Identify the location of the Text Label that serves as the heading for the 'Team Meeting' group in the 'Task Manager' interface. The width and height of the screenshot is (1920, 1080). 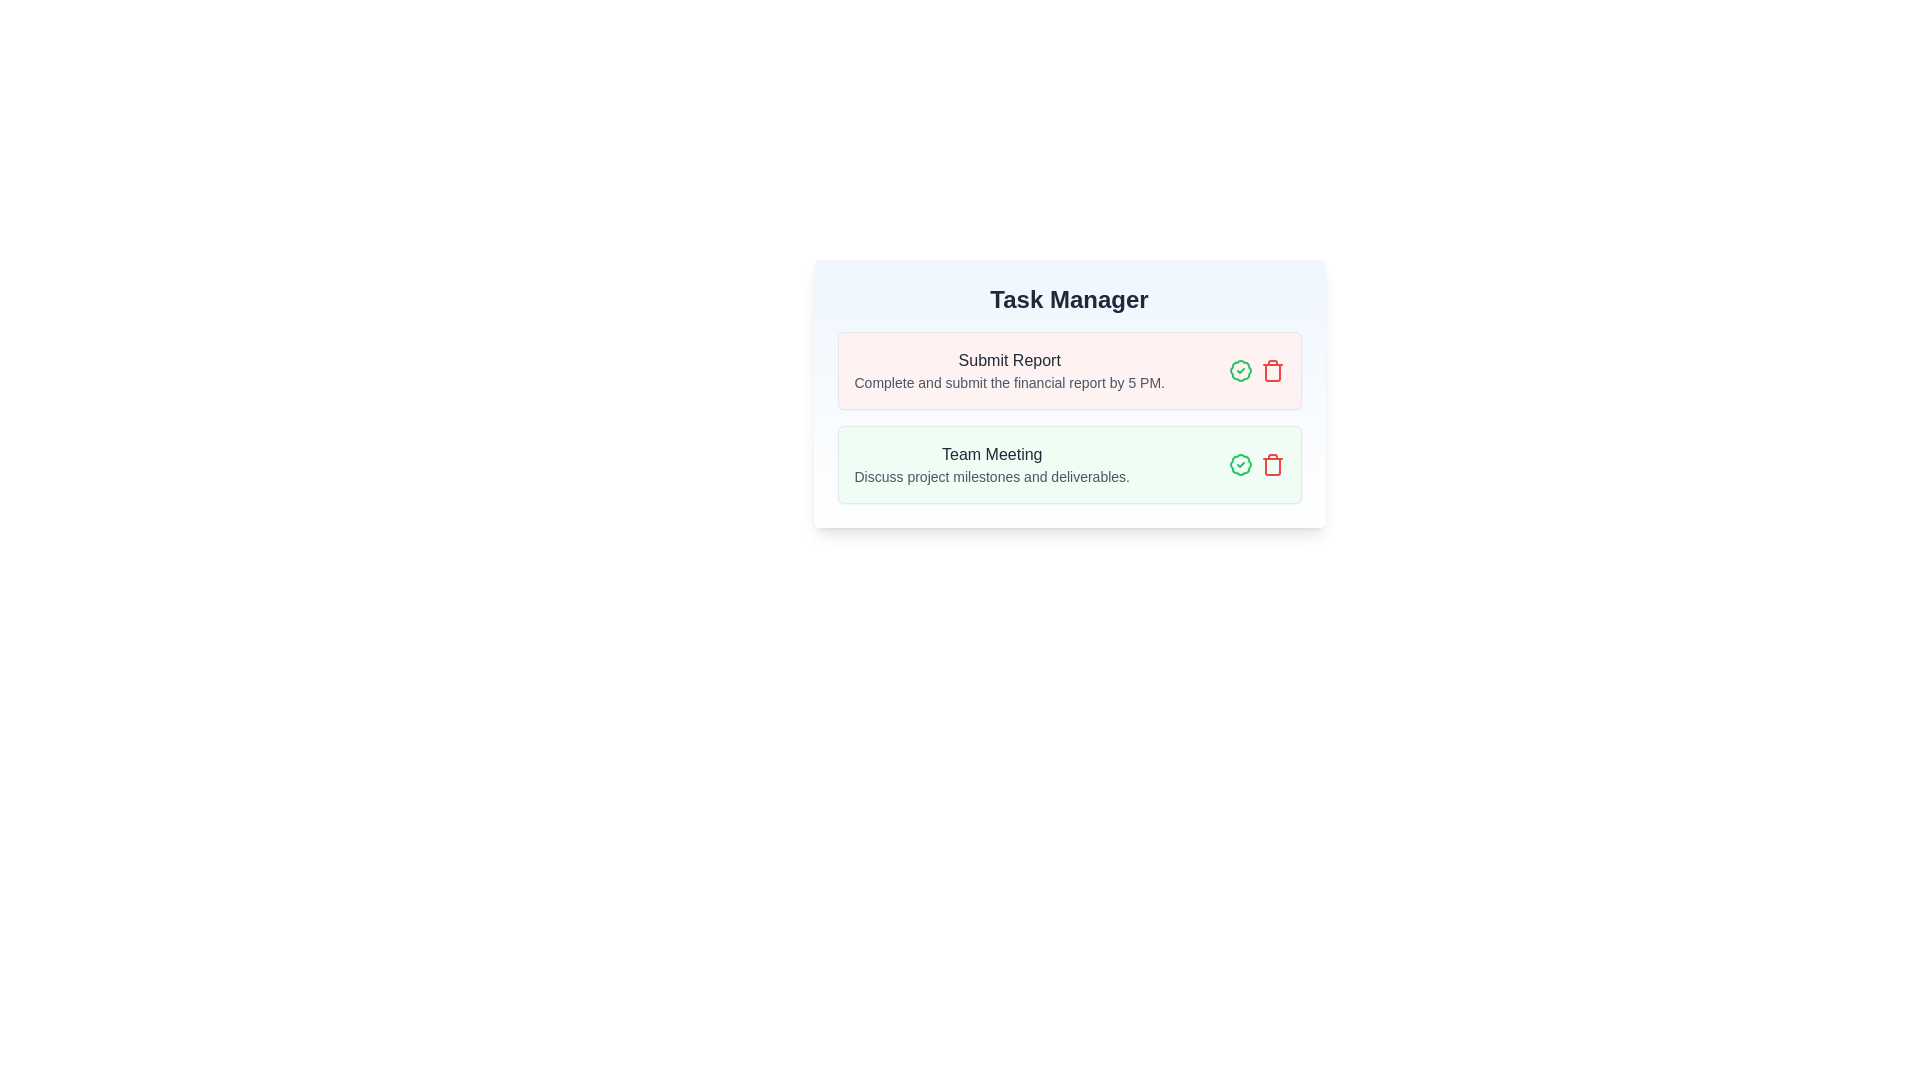
(992, 455).